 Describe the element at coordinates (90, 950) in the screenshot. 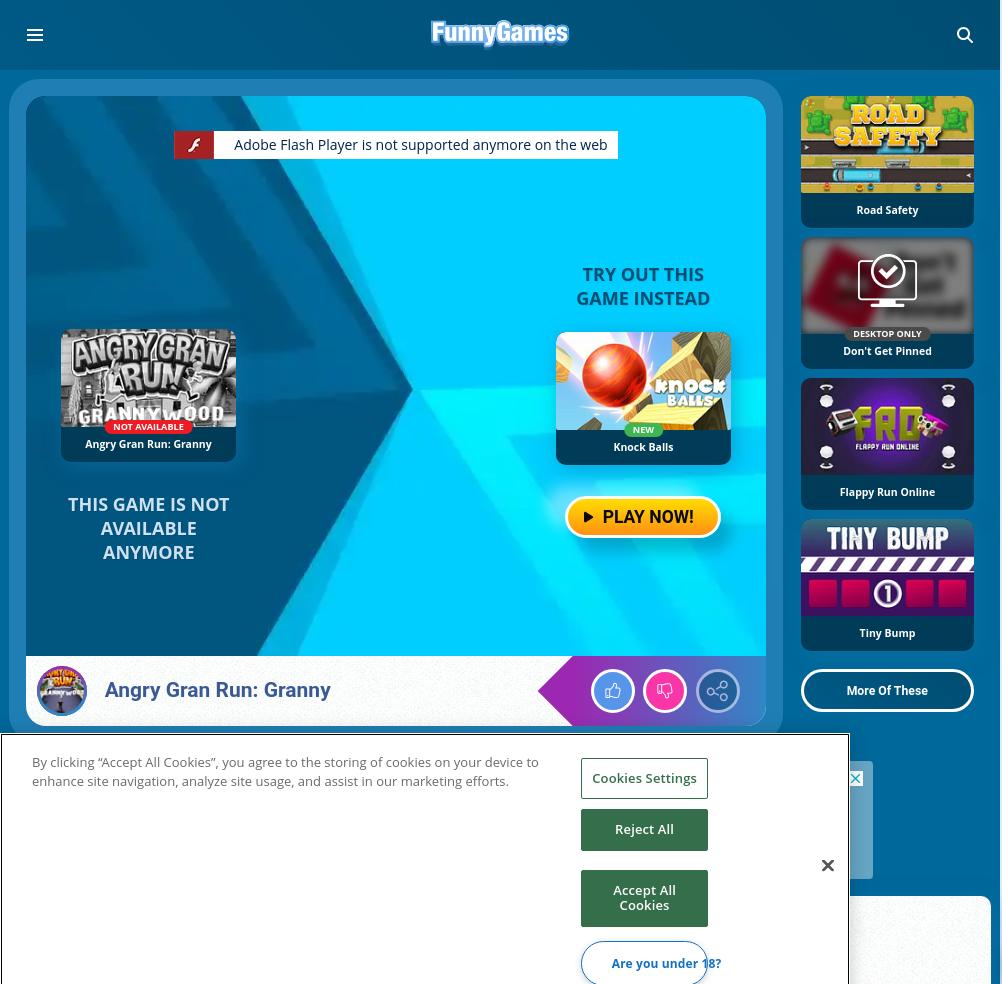

I see `'Skills'` at that location.